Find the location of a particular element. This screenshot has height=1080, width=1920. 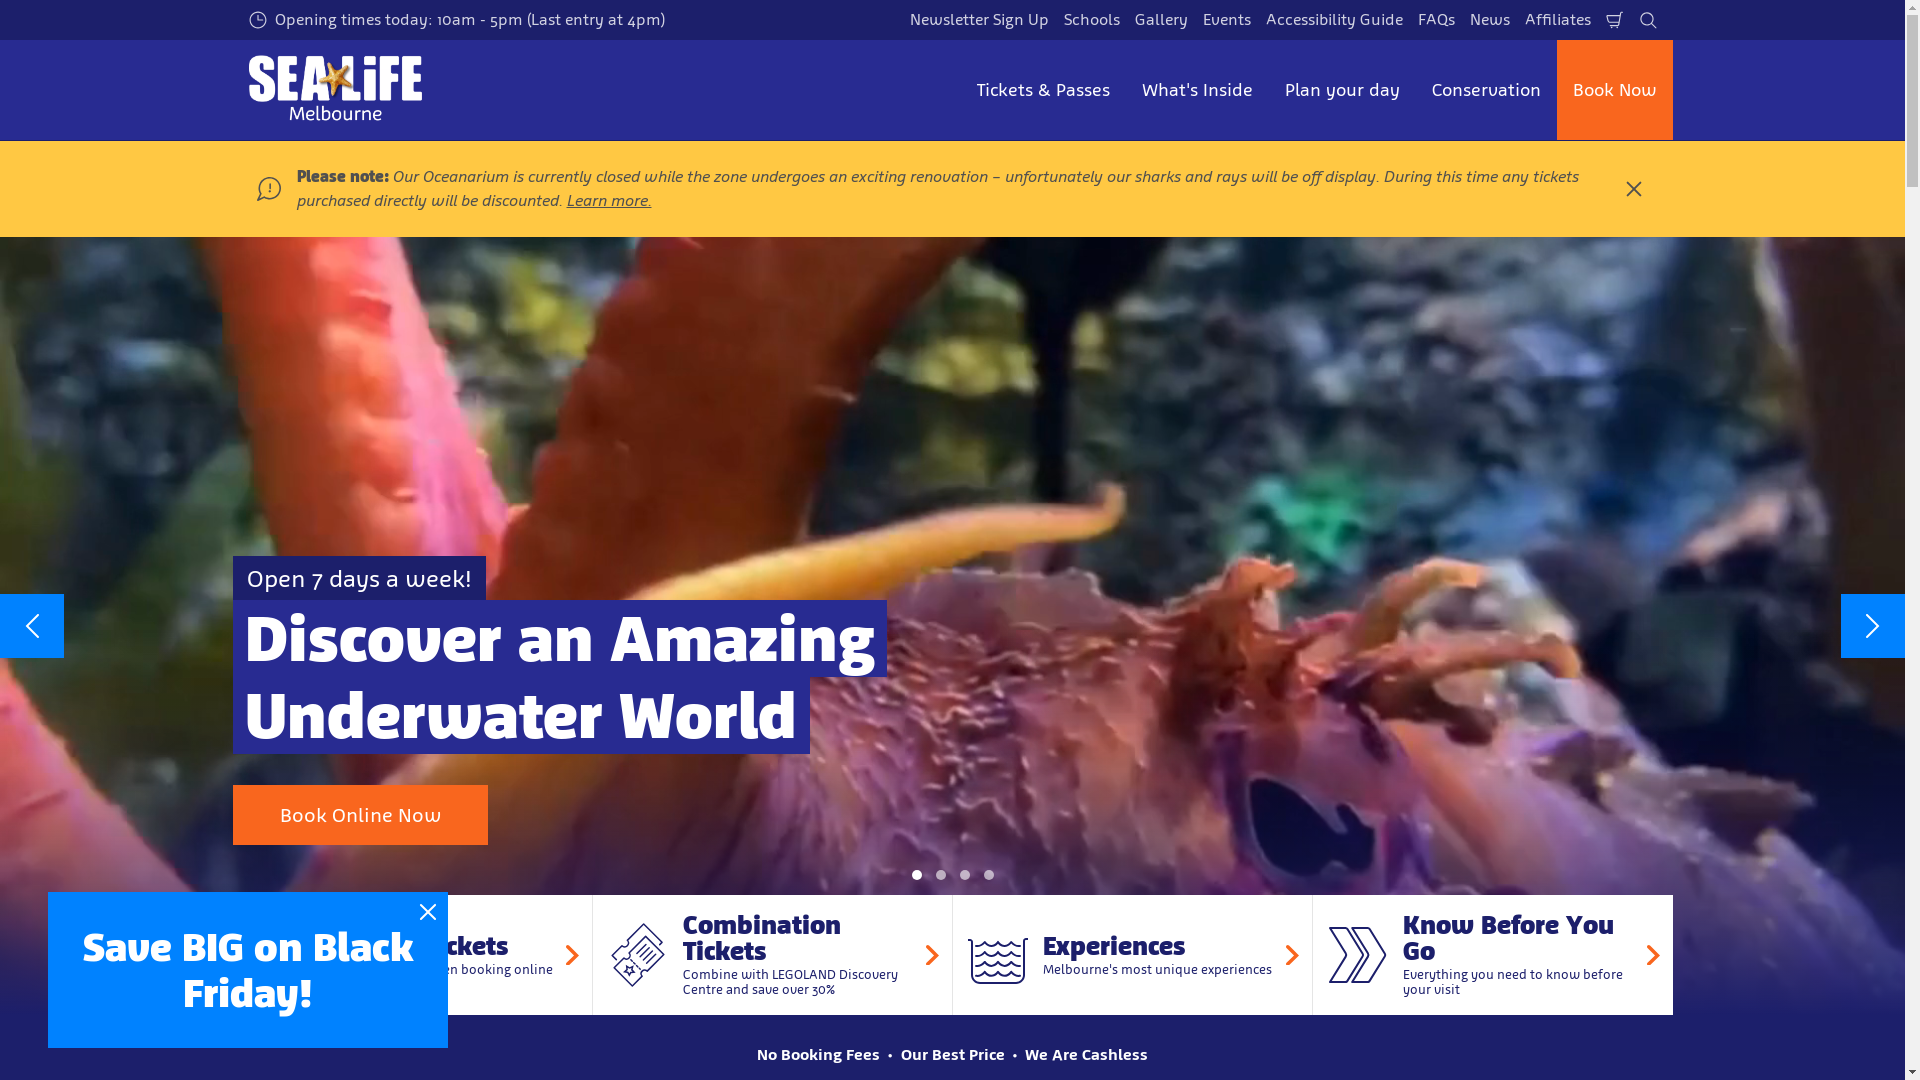

'Events' is located at coordinates (1226, 19).